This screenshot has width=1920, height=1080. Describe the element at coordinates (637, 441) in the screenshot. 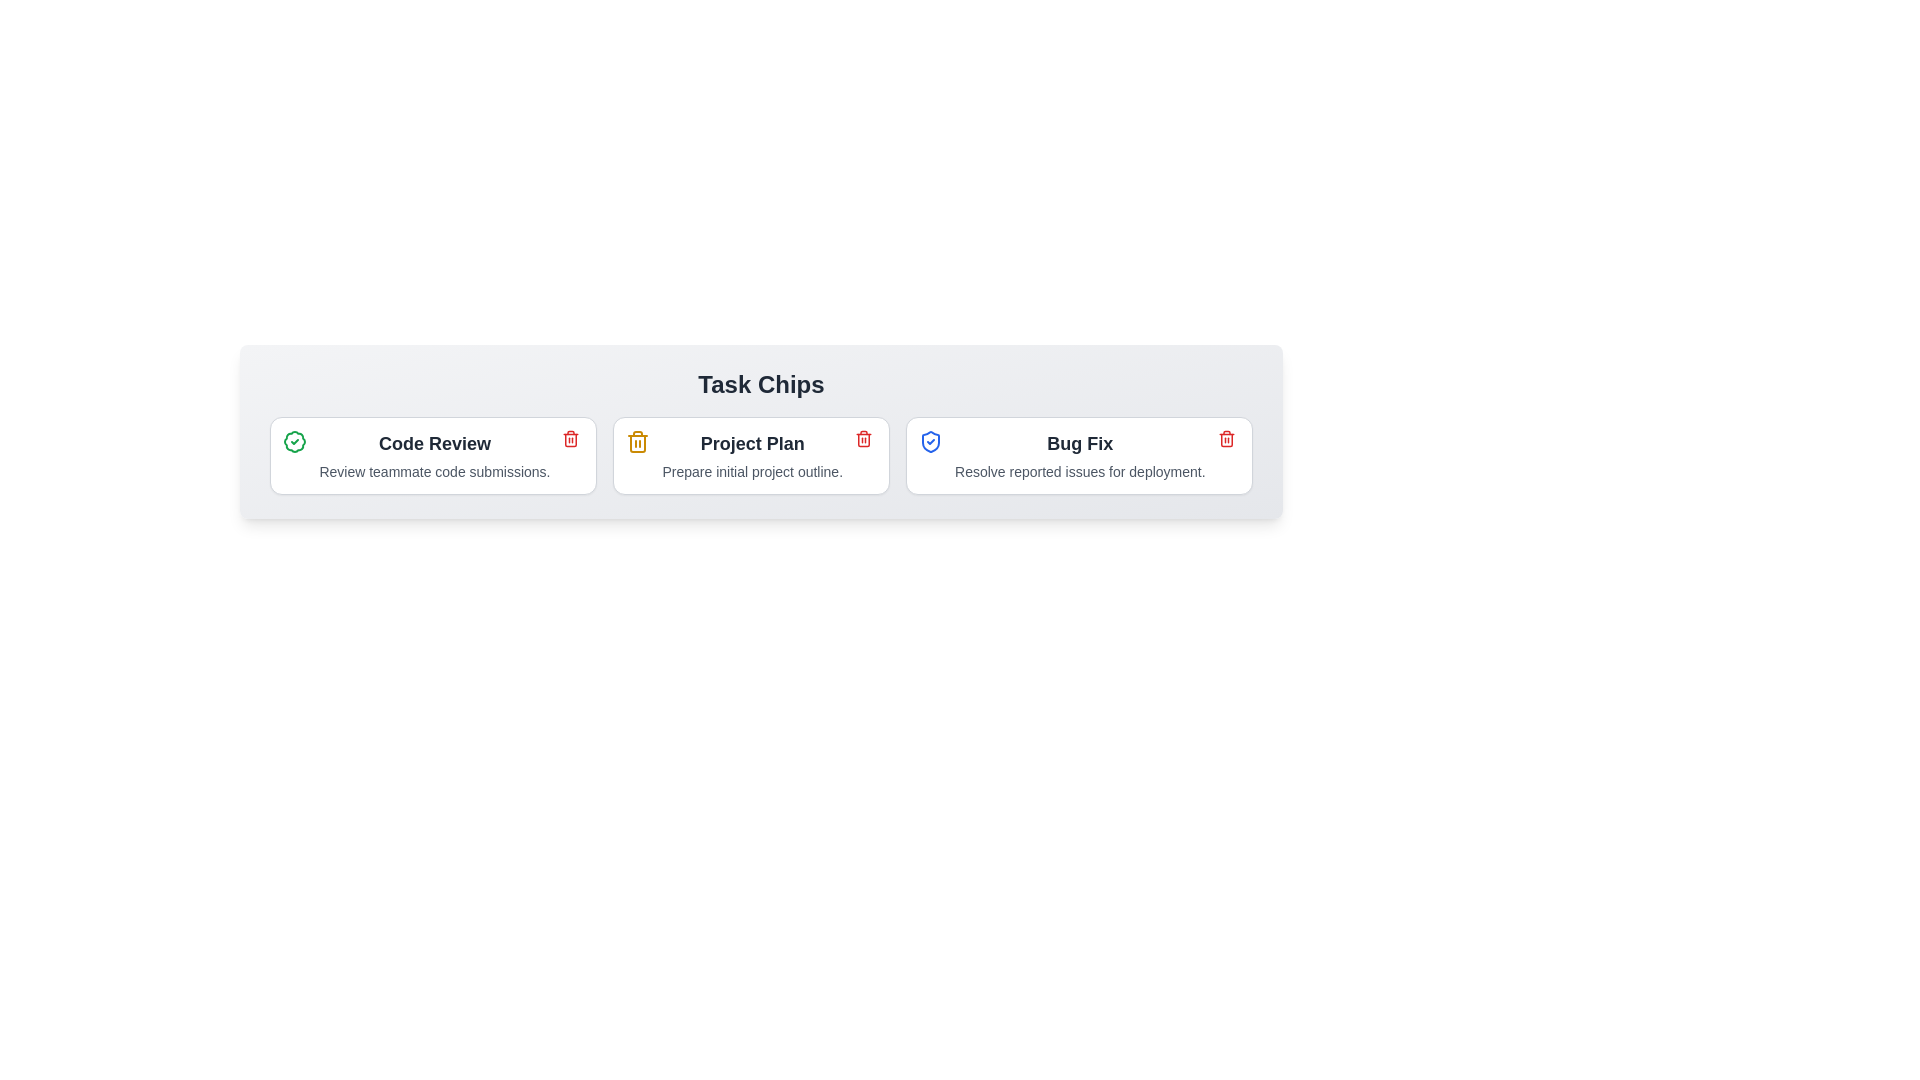

I see `the icon representing the task state: Pending` at that location.